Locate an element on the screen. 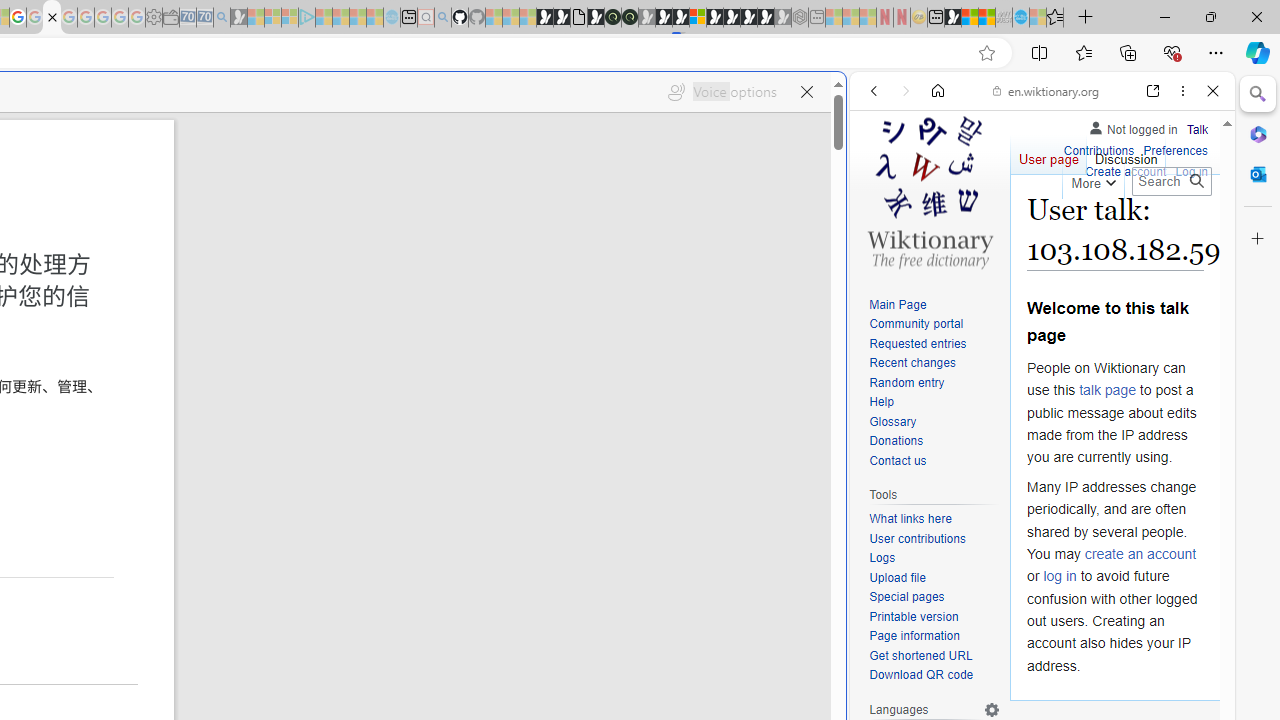 The width and height of the screenshot is (1280, 720). 'Upload file' is located at coordinates (934, 578).